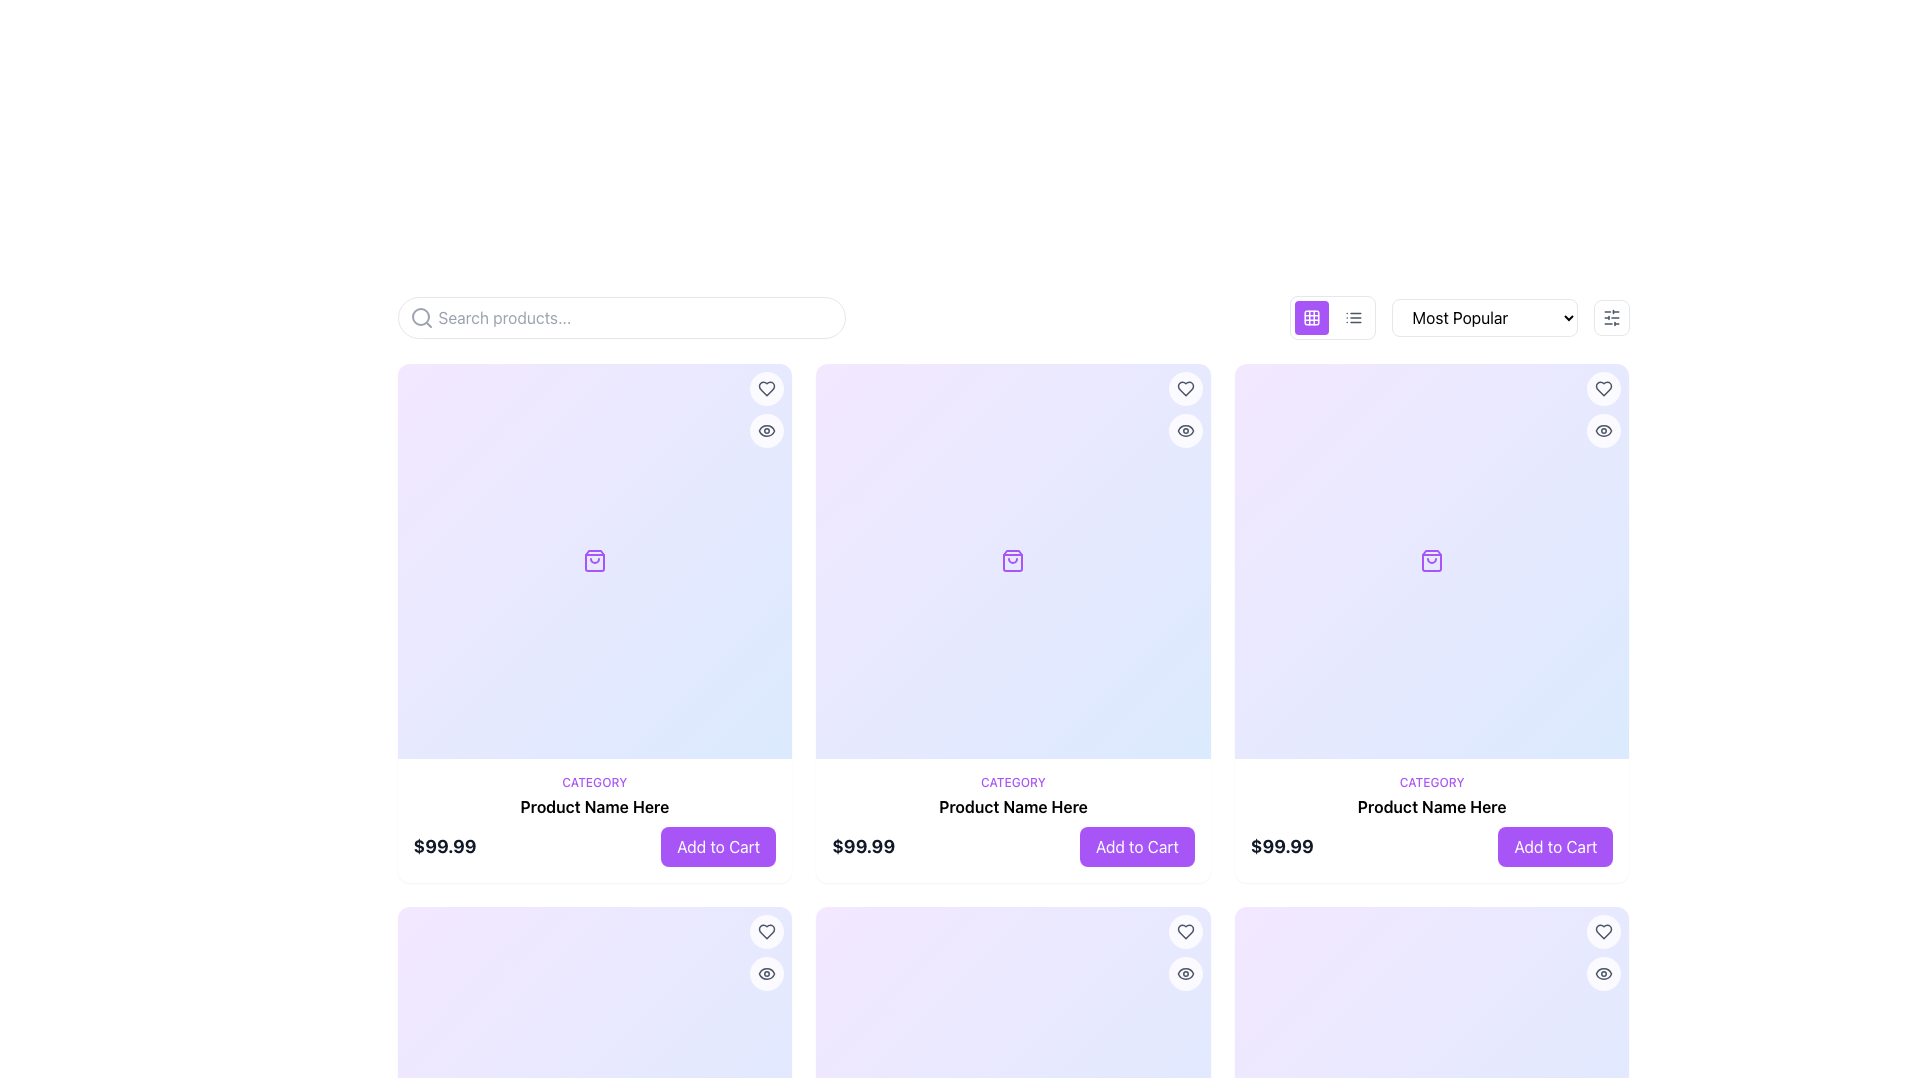 The height and width of the screenshot is (1080, 1920). What do you see at coordinates (766, 389) in the screenshot?
I see `the circular interactive button with a heart icon in the top-right corner of the product card to favorite the item` at bounding box center [766, 389].